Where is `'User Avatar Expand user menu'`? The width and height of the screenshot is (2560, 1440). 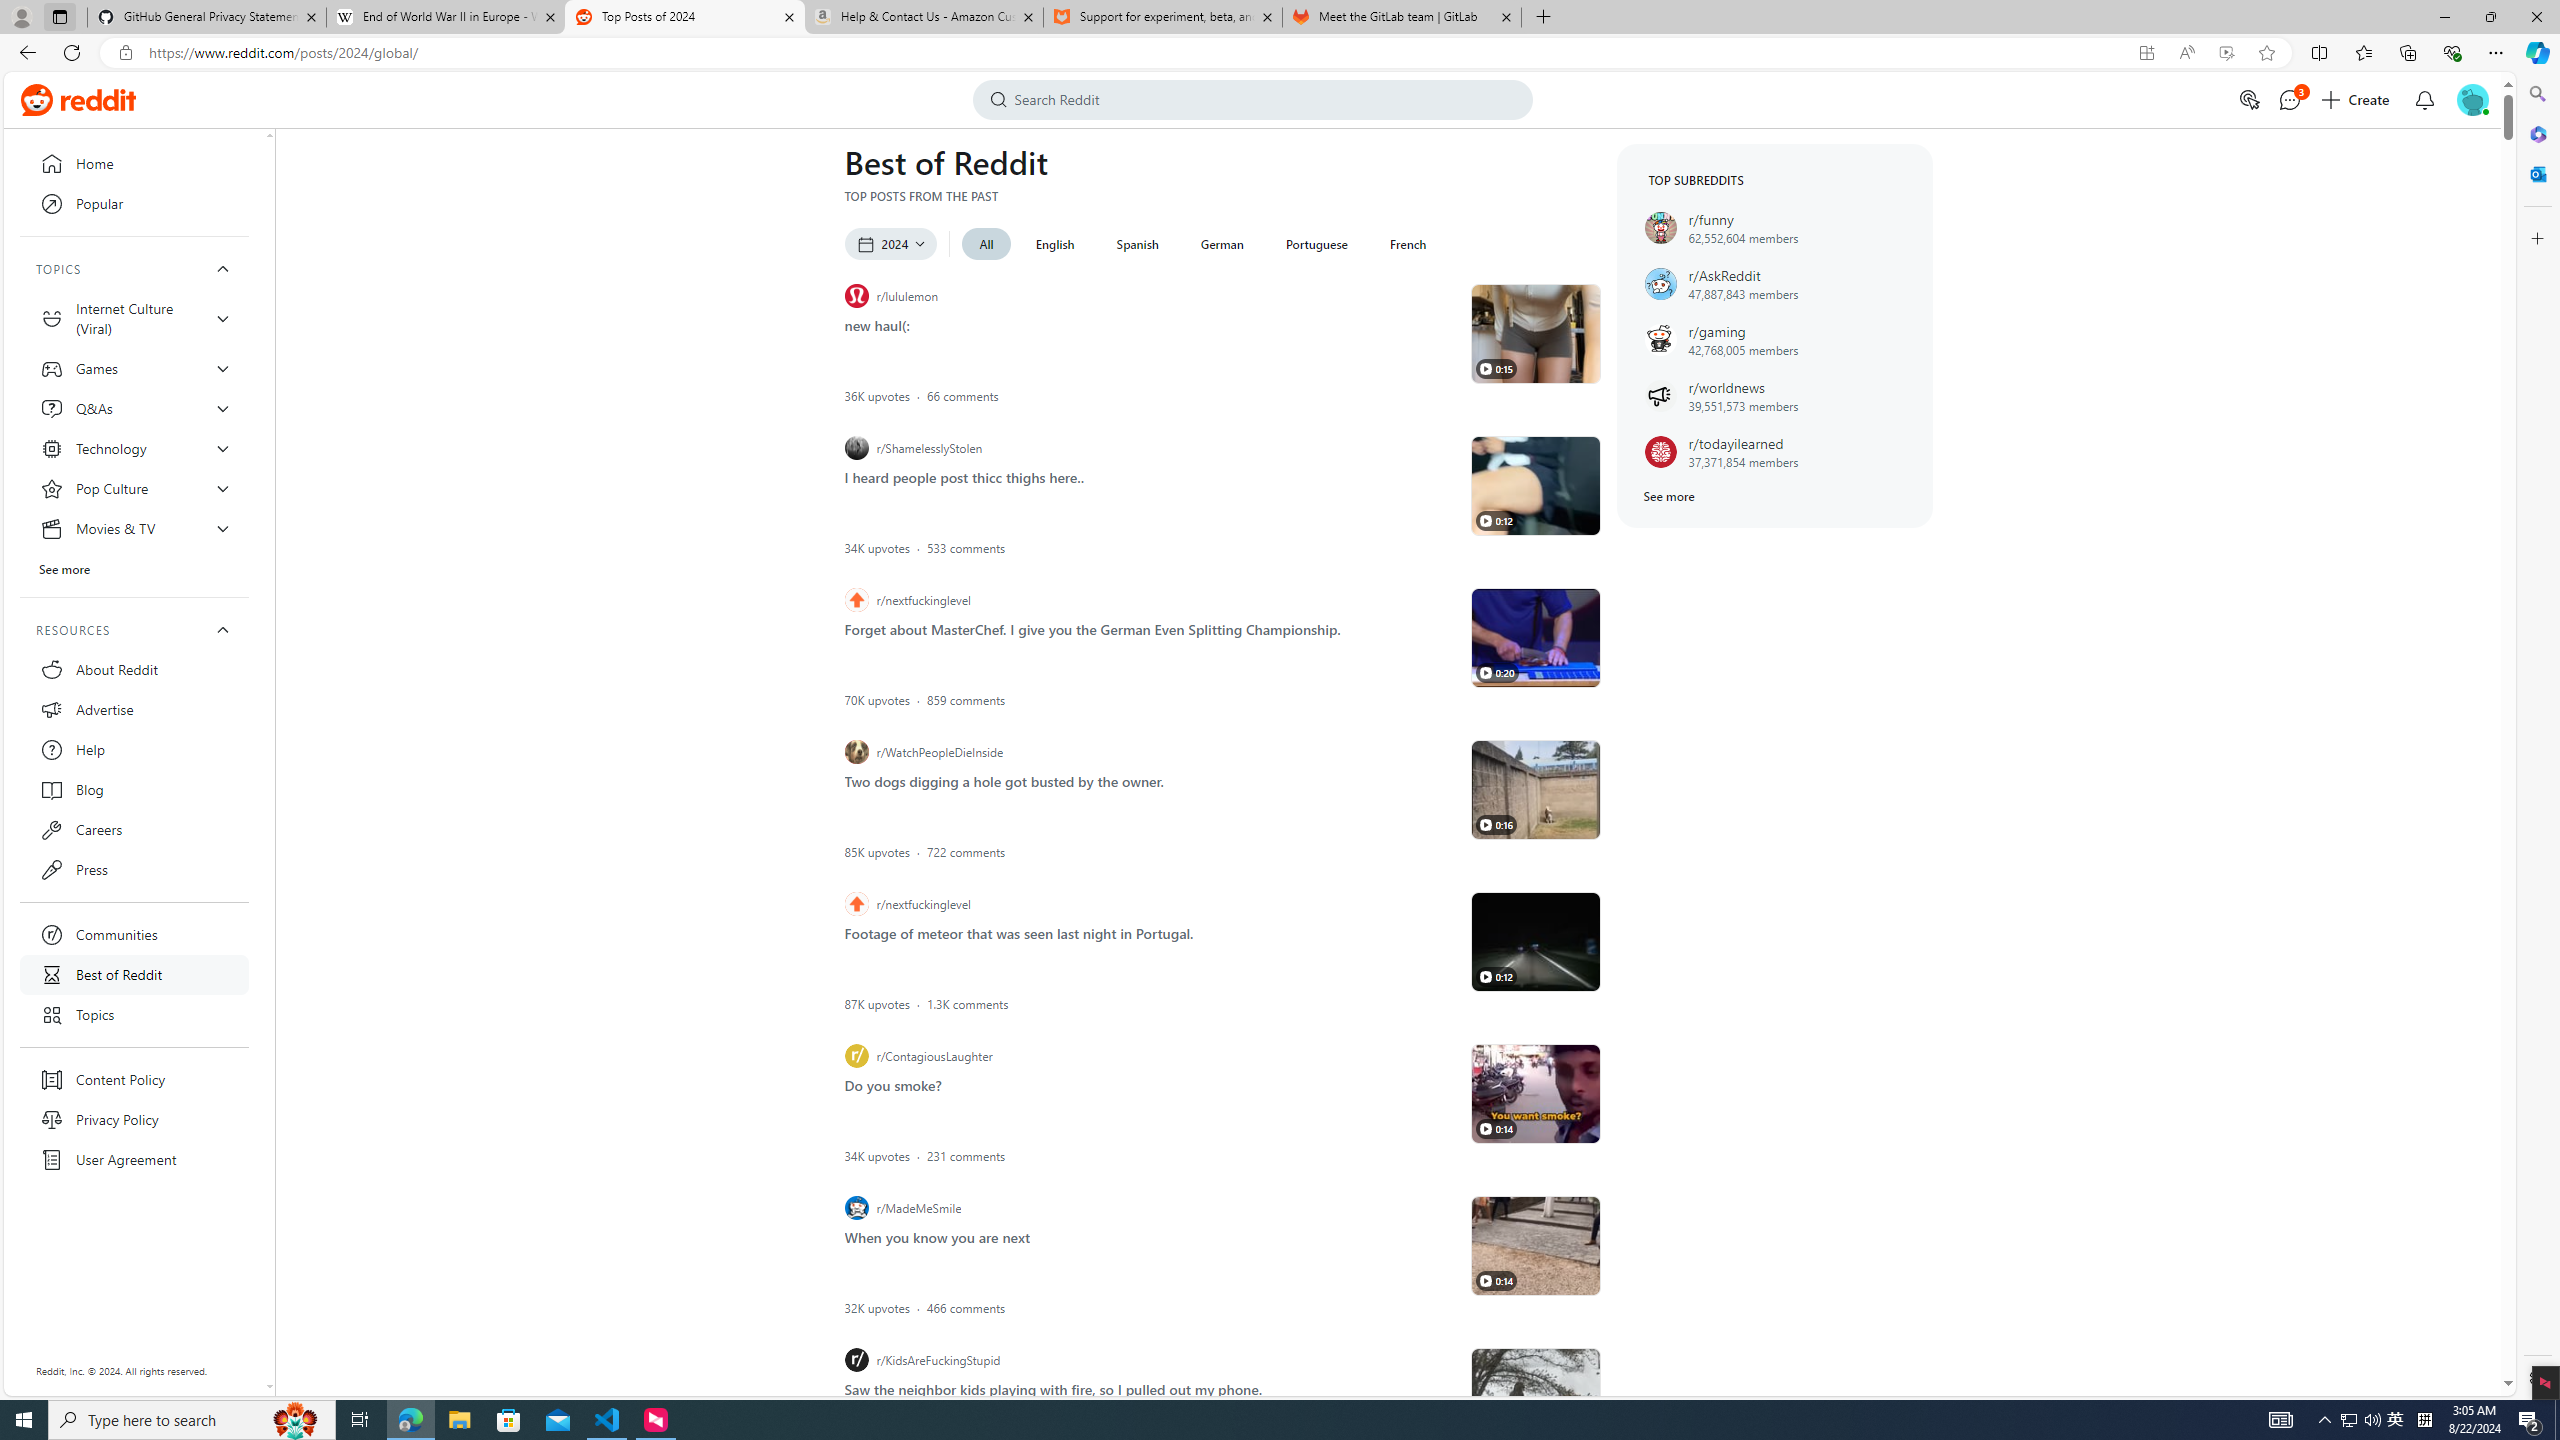
'User Avatar Expand user menu' is located at coordinates (2471, 99).